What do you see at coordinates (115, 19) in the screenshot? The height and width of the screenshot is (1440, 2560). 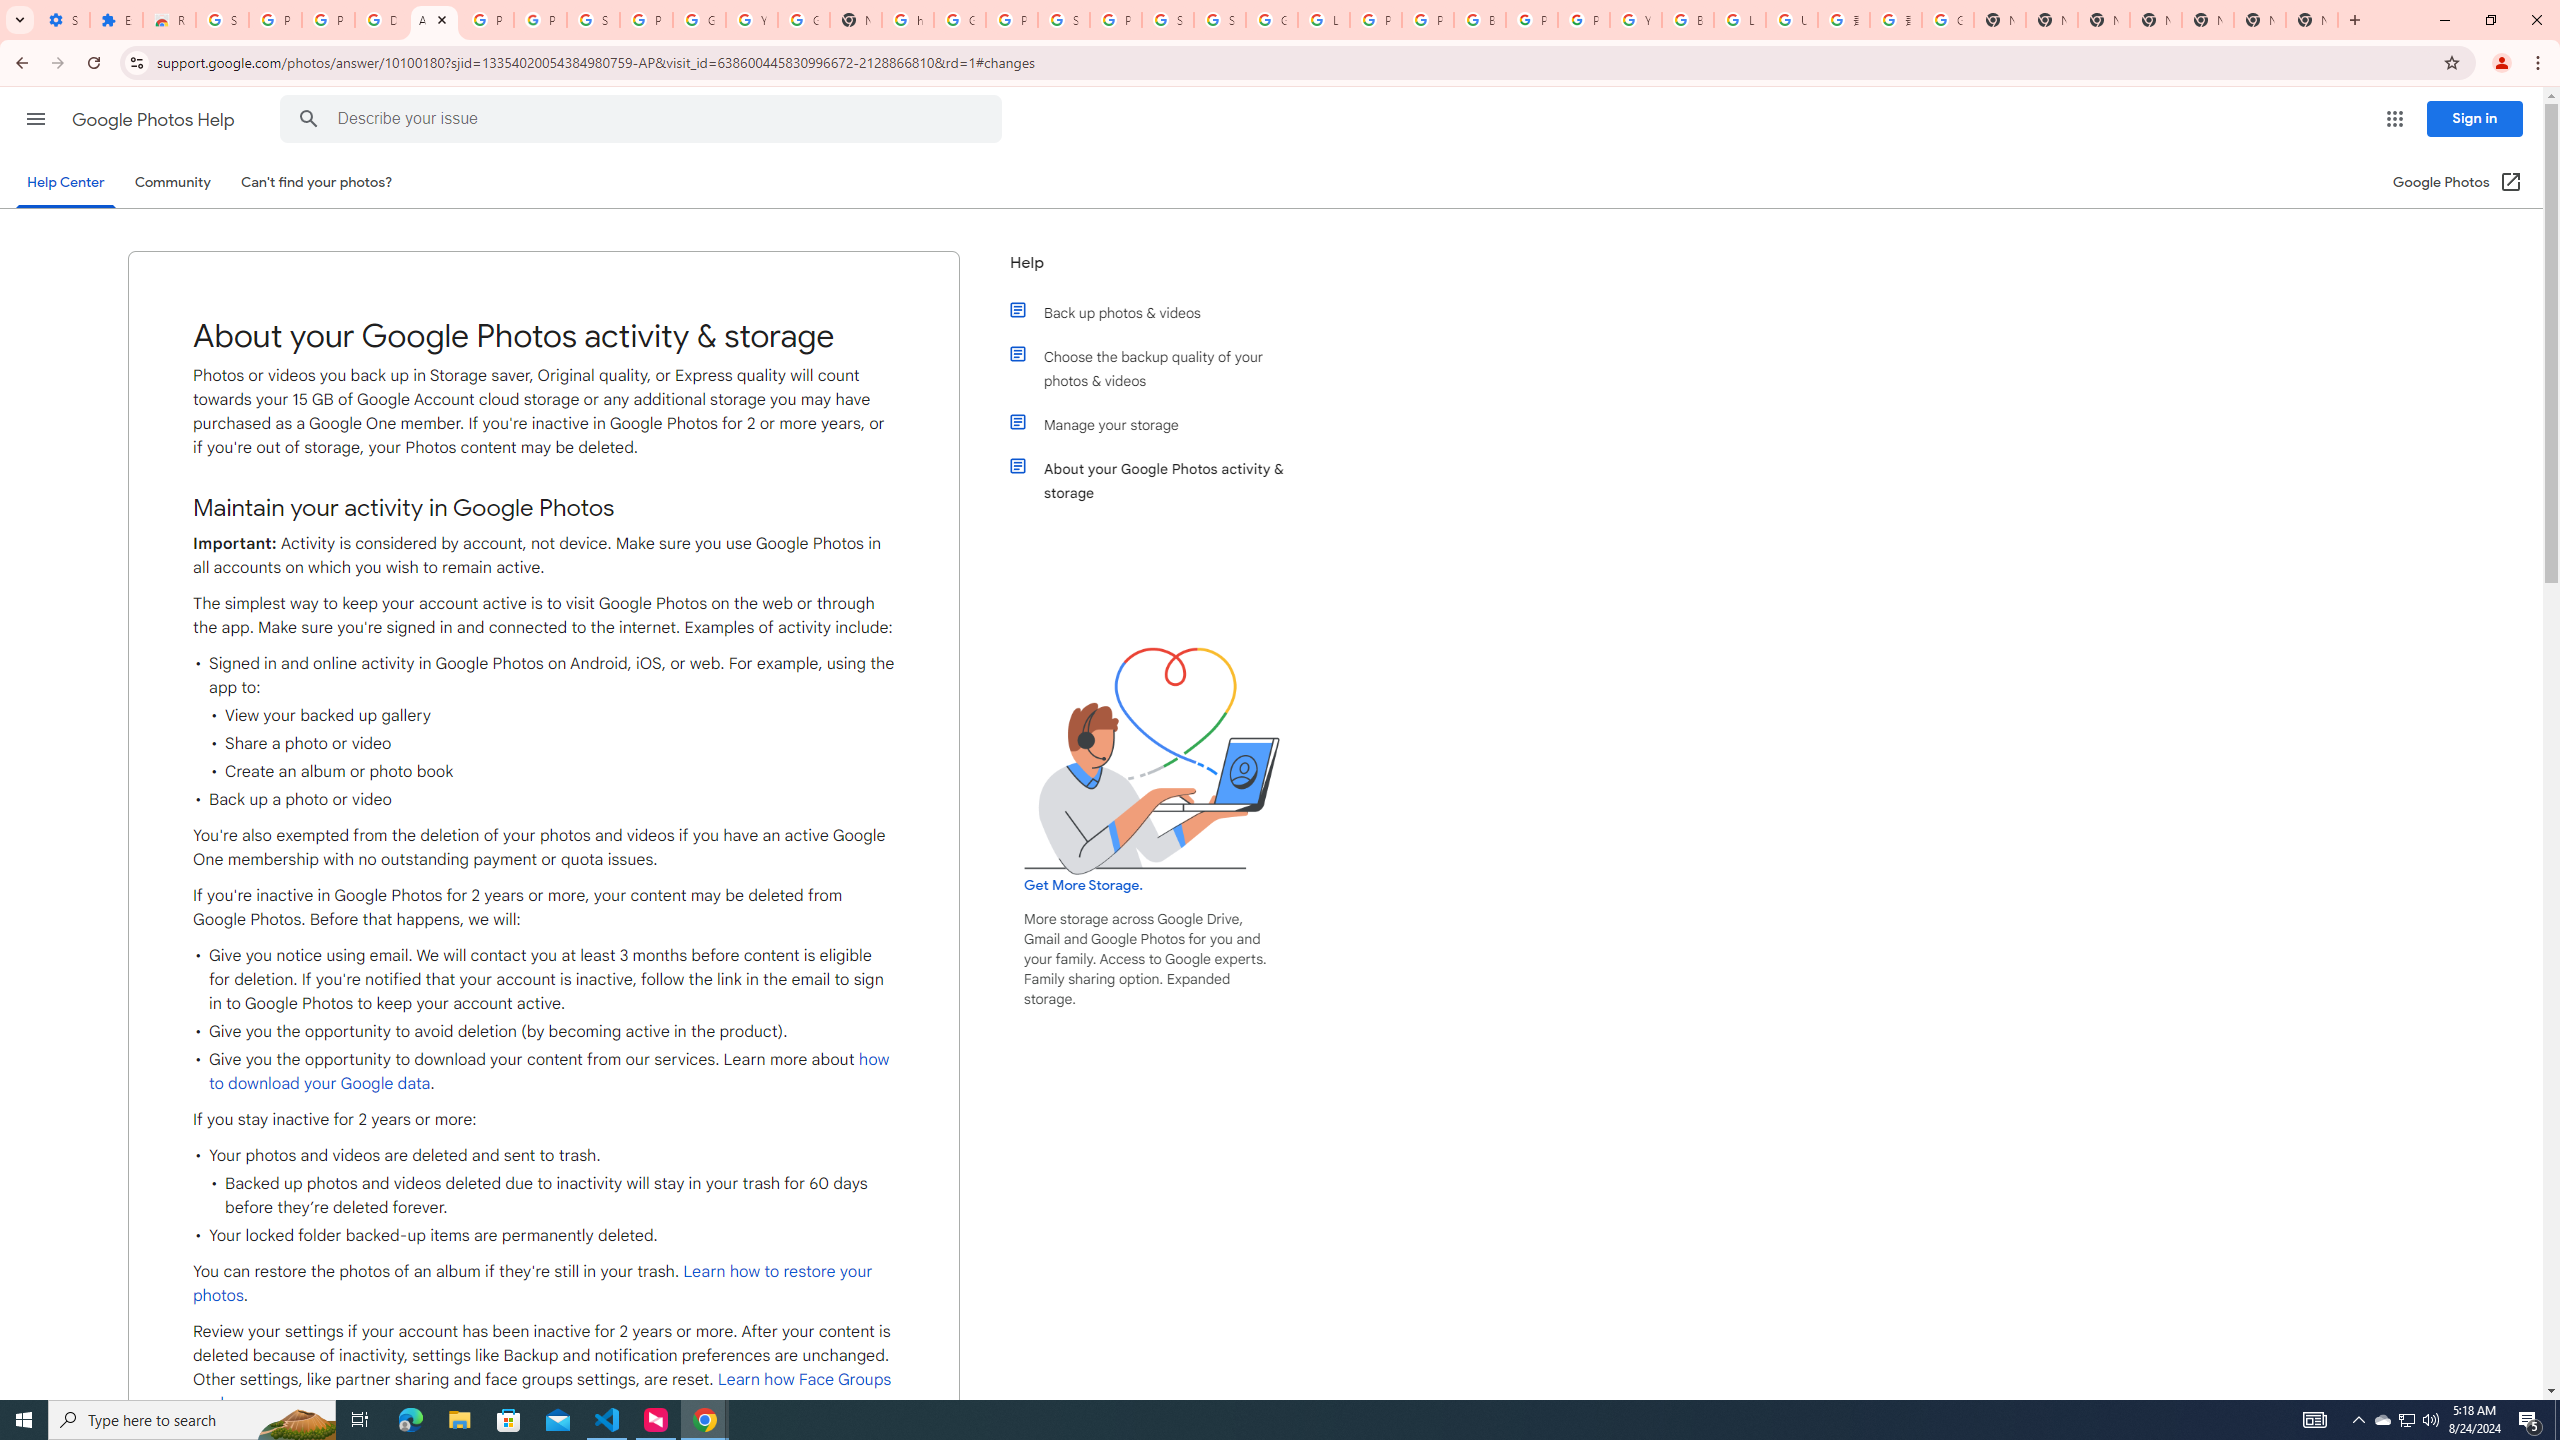 I see `'Extensions'` at bounding box center [115, 19].